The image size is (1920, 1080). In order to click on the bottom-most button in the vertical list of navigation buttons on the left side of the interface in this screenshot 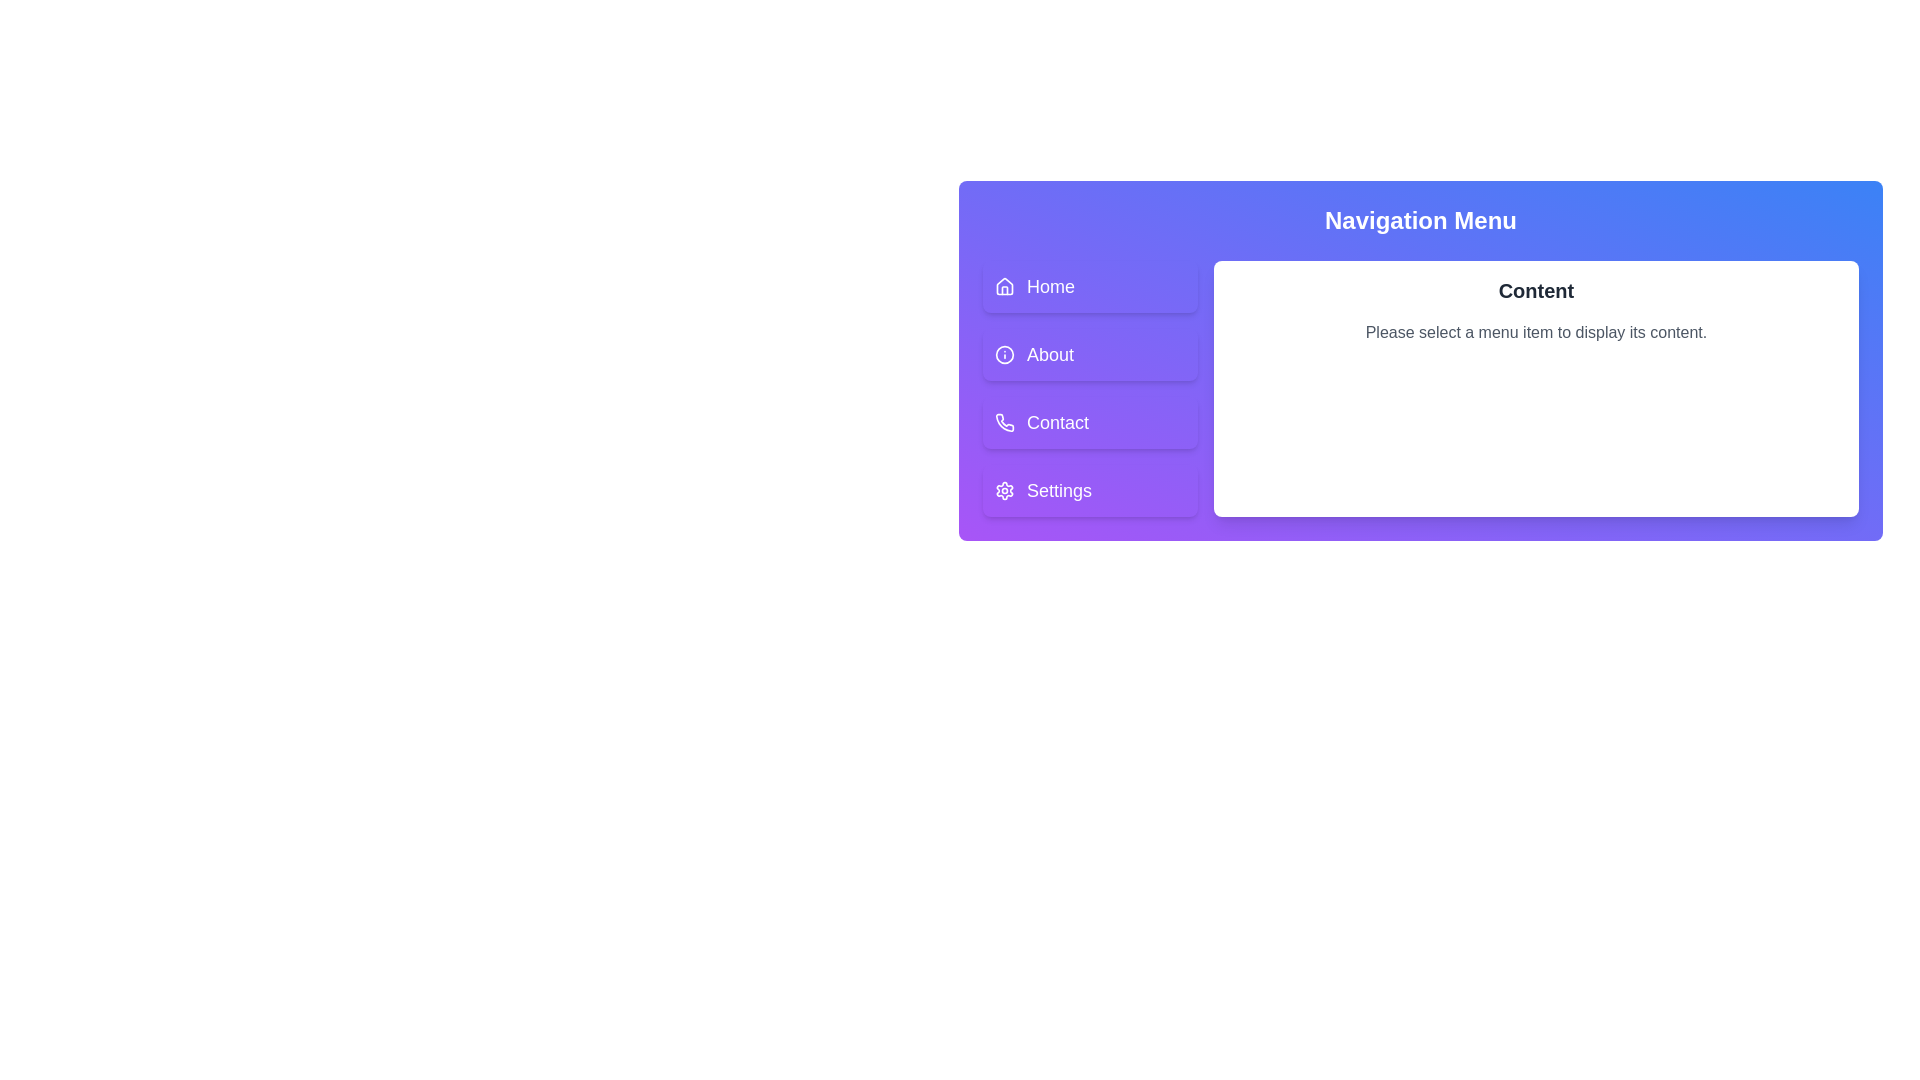, I will do `click(1089, 490)`.